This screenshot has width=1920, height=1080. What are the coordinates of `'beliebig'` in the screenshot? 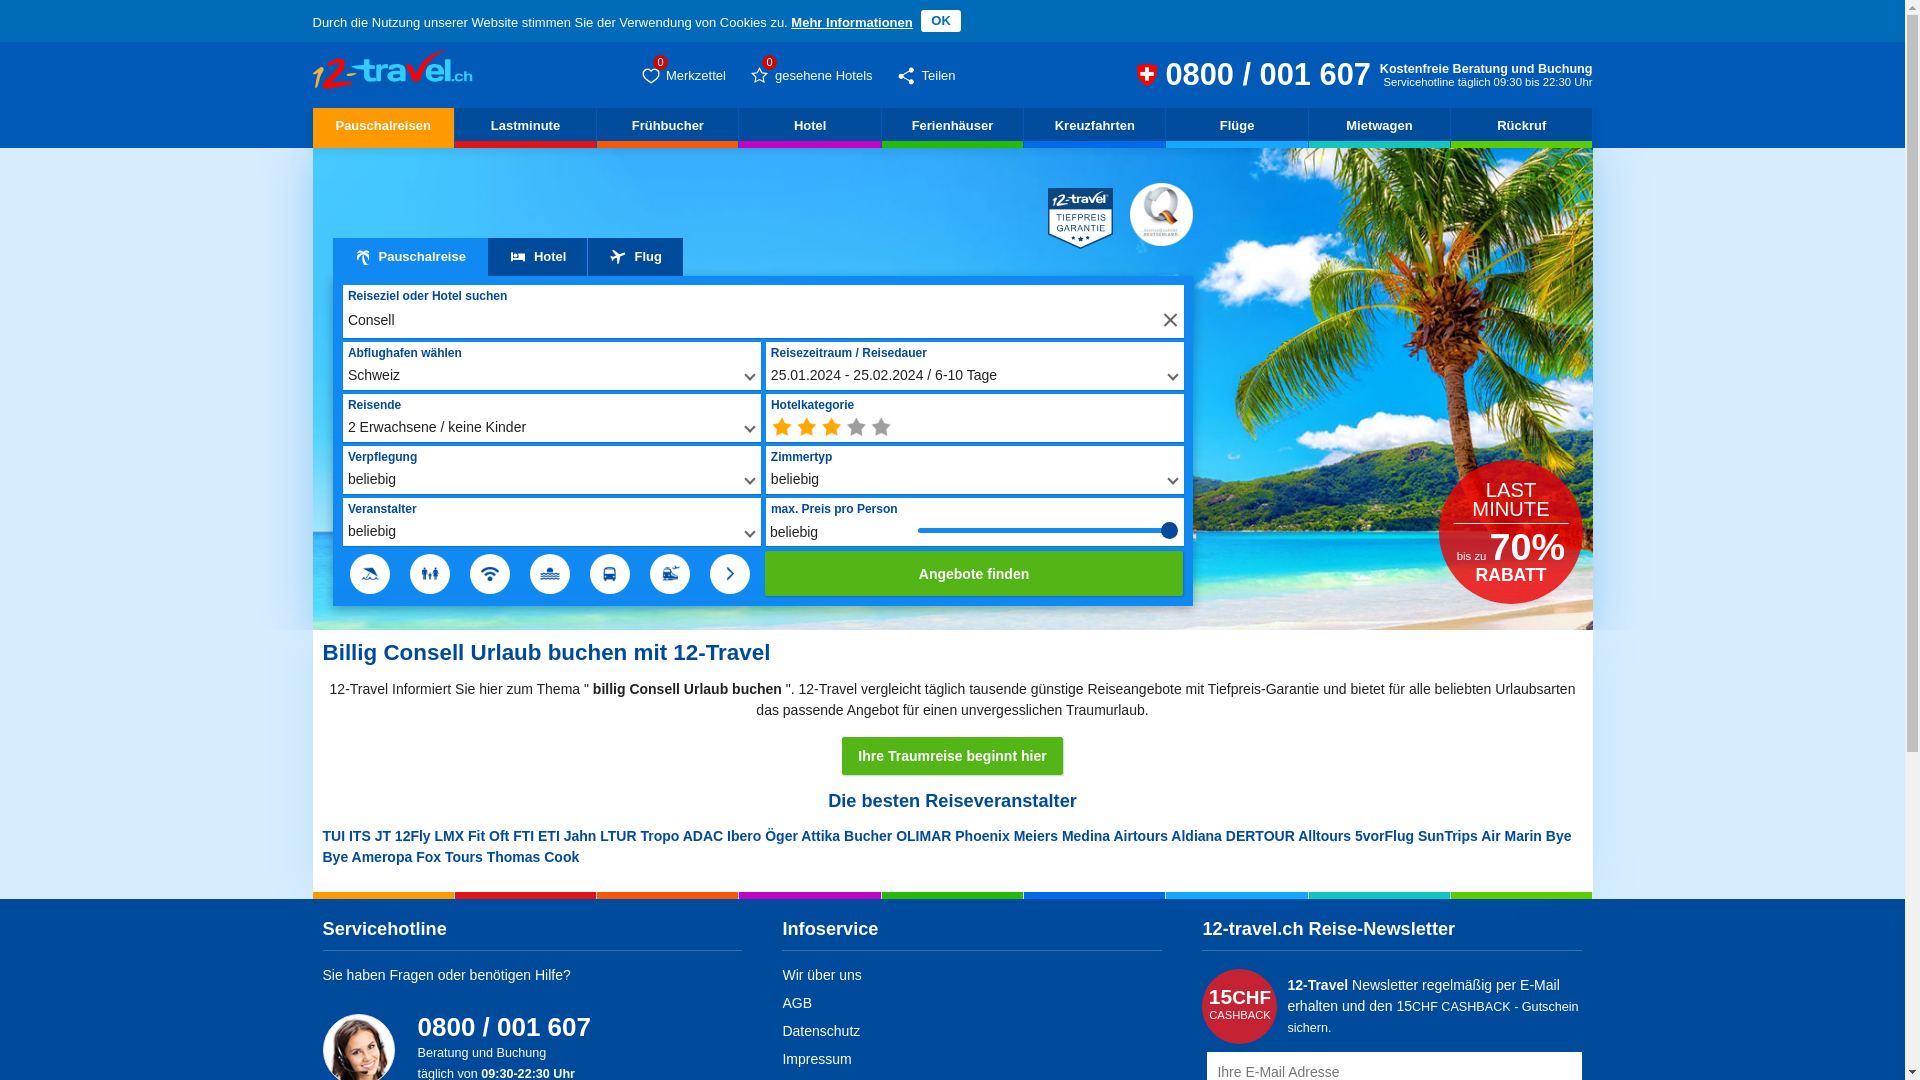 It's located at (784, 429).